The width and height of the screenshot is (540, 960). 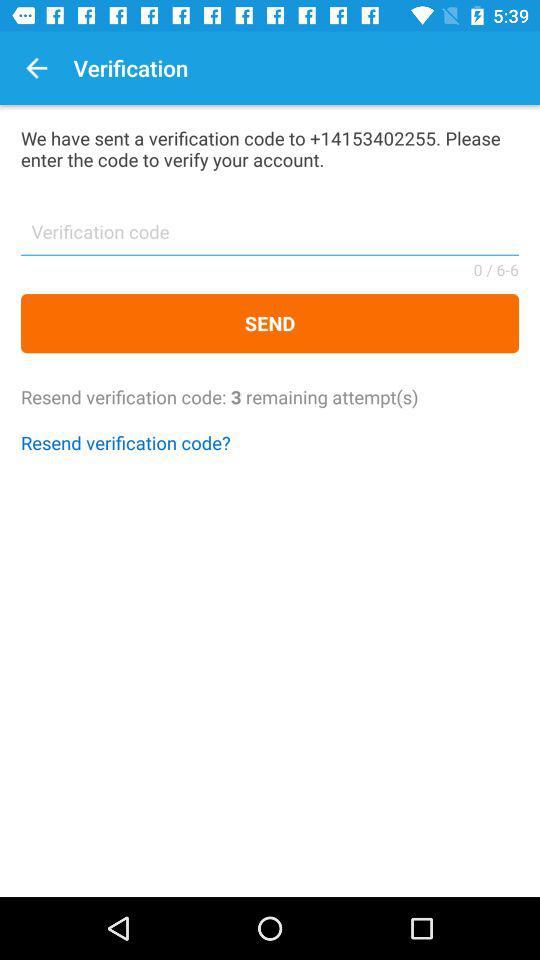 What do you see at coordinates (36, 68) in the screenshot?
I see `icon above we have sent icon` at bounding box center [36, 68].